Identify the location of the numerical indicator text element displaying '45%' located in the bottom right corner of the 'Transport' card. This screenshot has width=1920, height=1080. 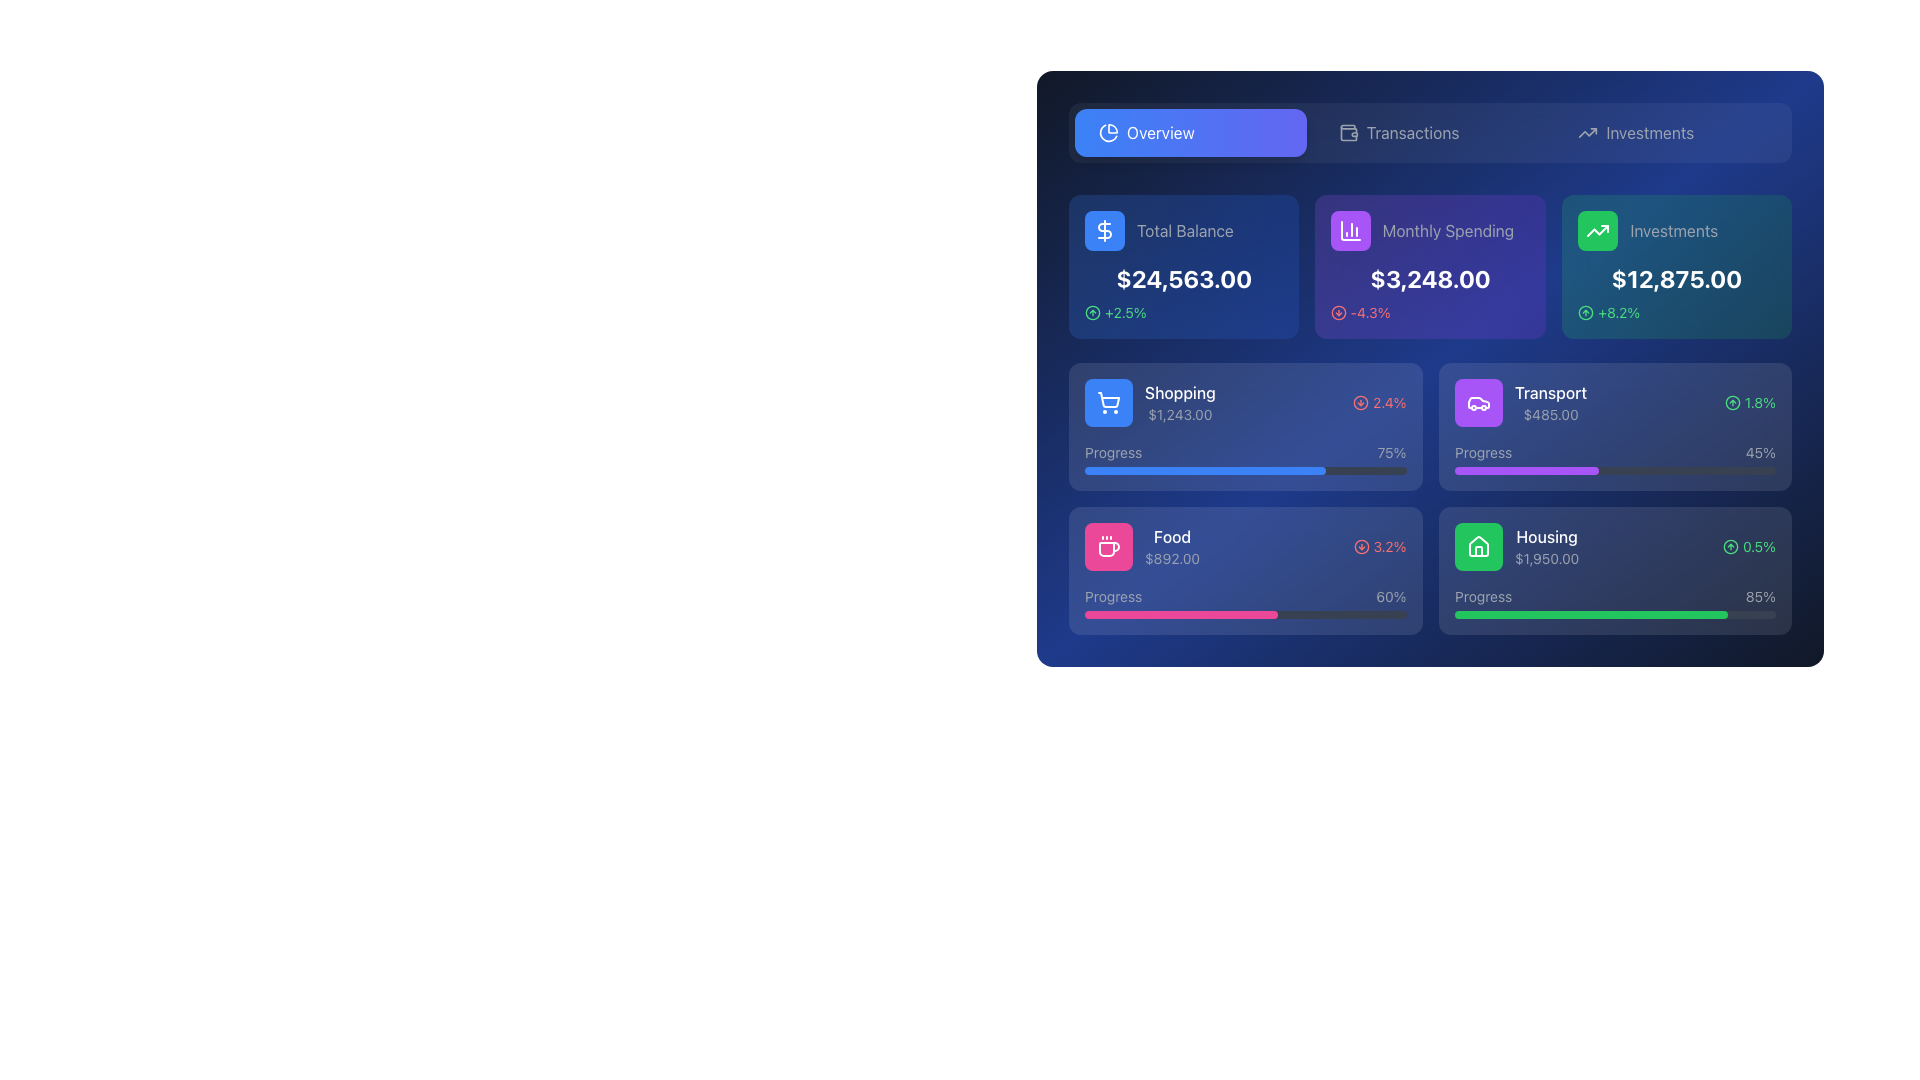
(1760, 452).